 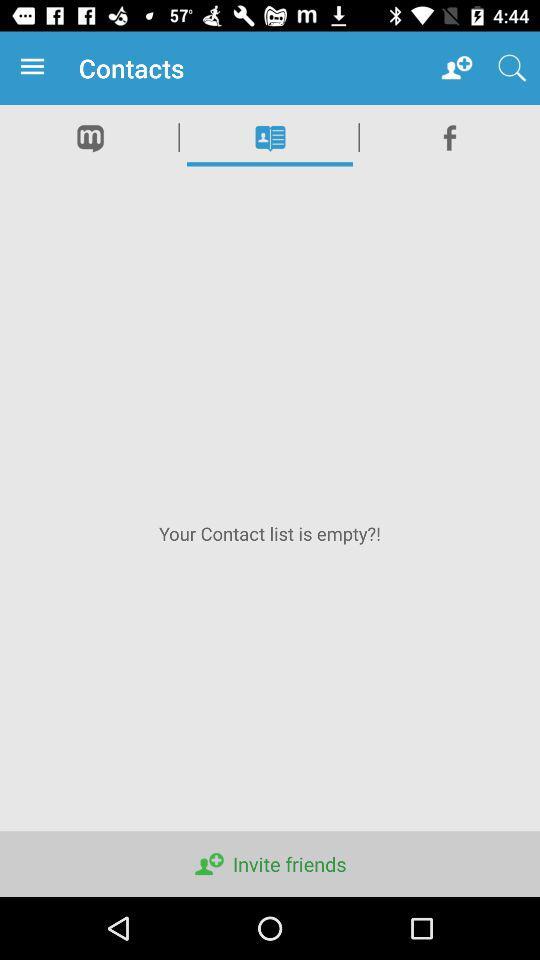 What do you see at coordinates (36, 68) in the screenshot?
I see `icon next to the contacts app` at bounding box center [36, 68].